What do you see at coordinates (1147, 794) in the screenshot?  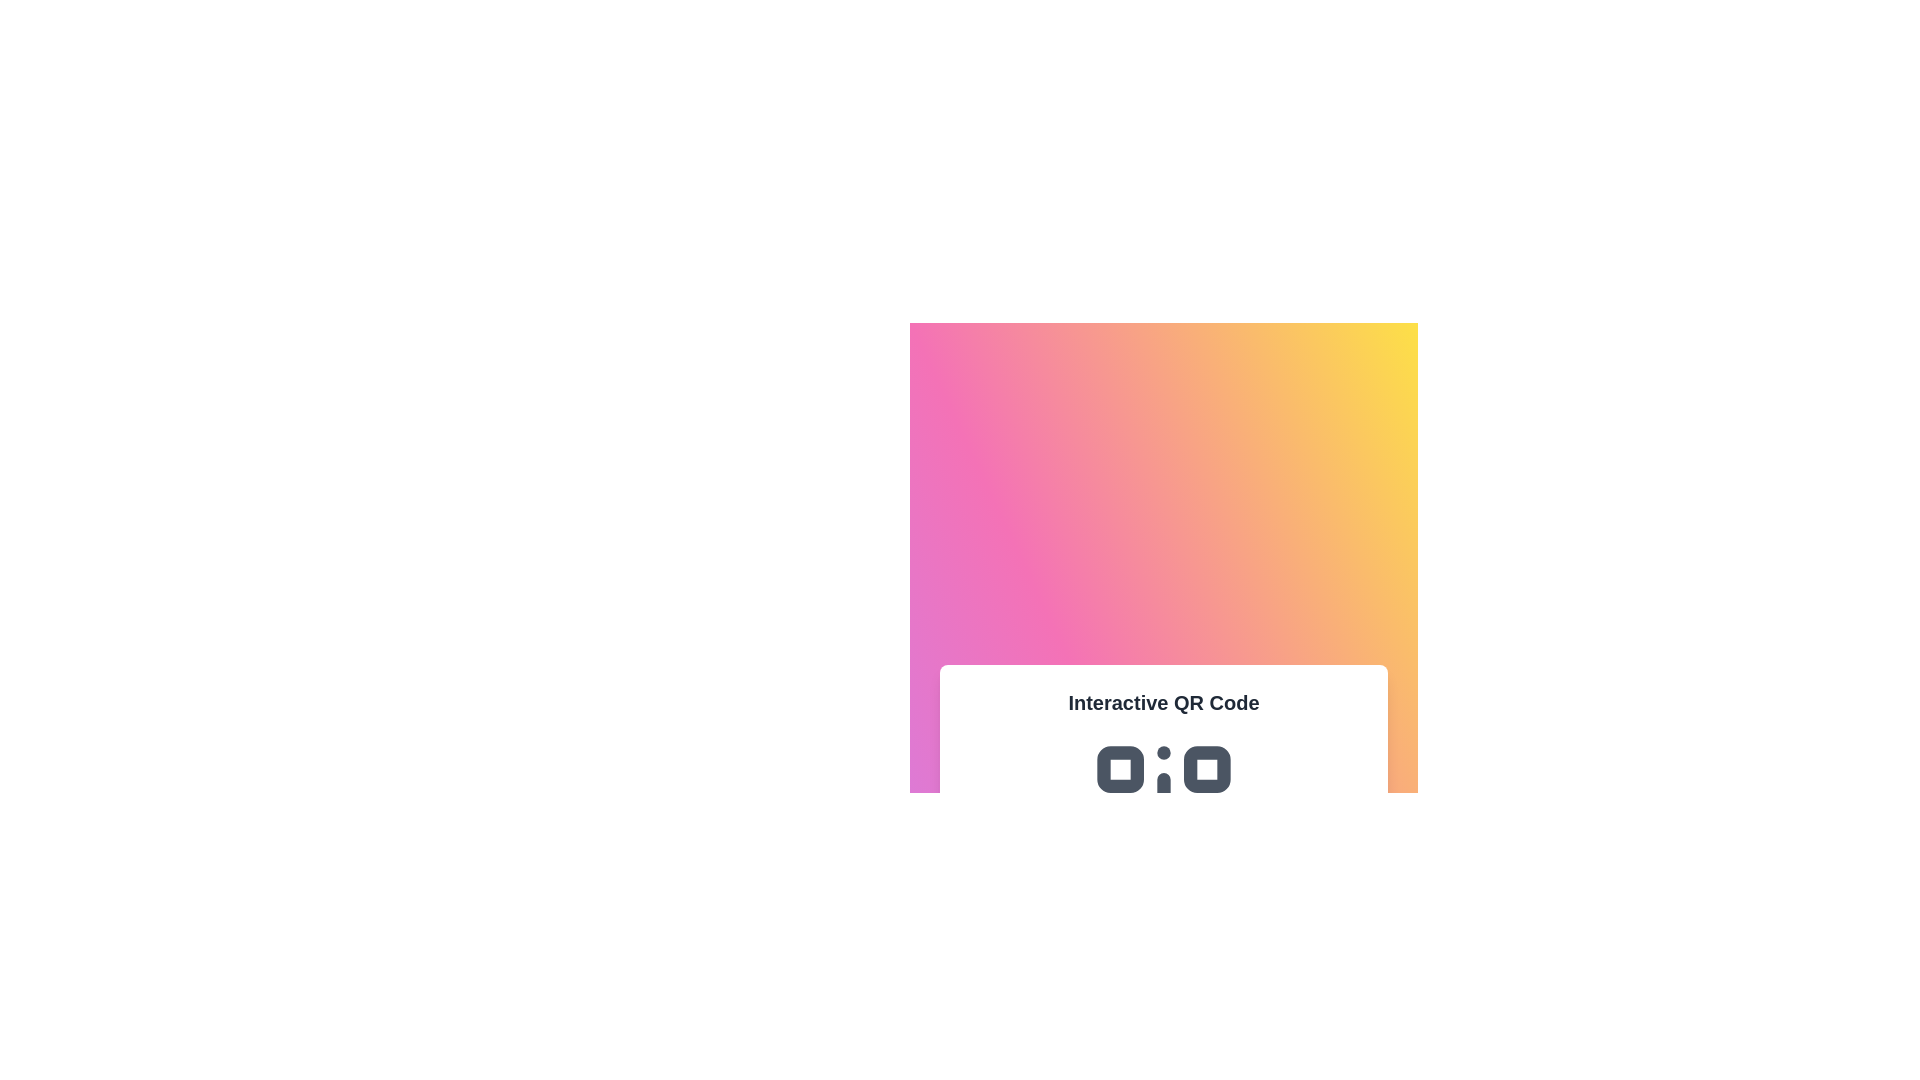 I see `the small curved segment of the QR code graphic located towards the lower-left area of the QR code` at bounding box center [1147, 794].